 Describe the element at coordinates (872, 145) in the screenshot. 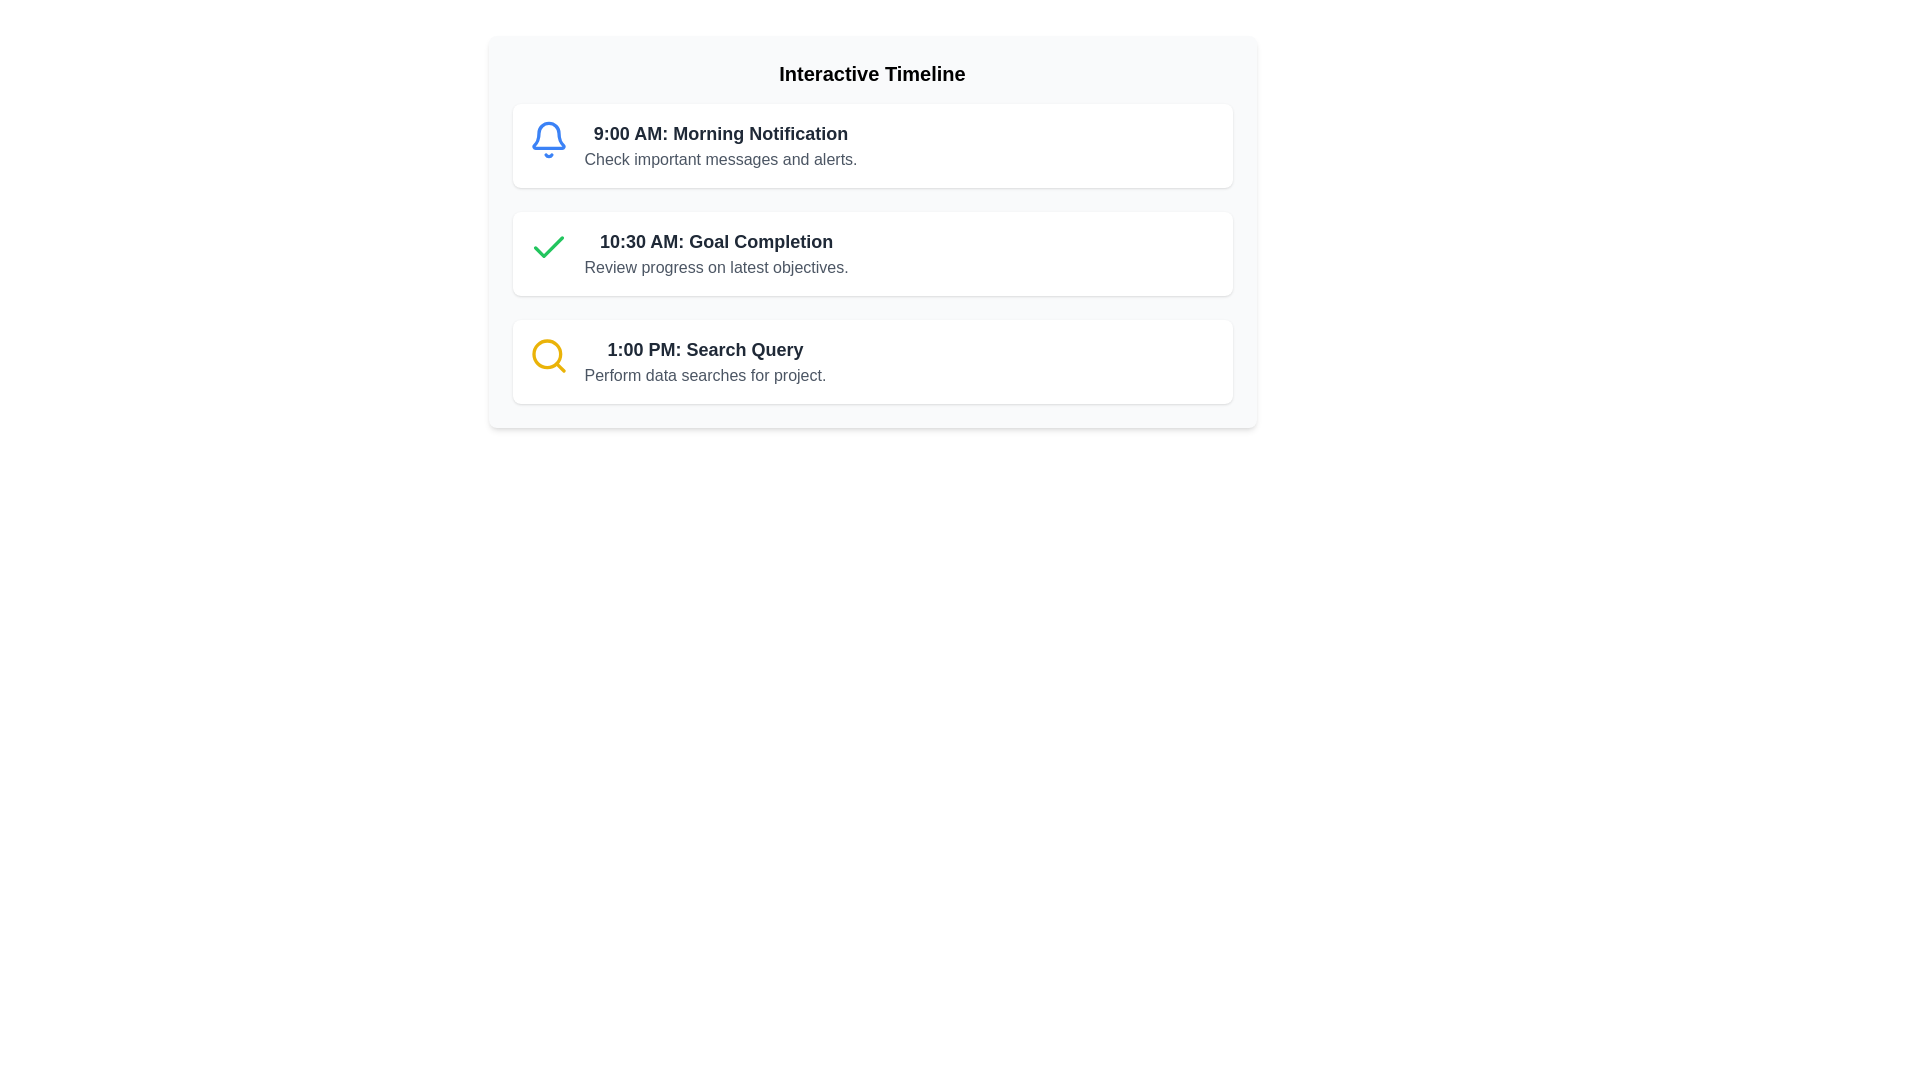

I see `notification titled '9:00 AM: Morning Notification' that contains the message 'Check important messages and alerts.'` at that location.